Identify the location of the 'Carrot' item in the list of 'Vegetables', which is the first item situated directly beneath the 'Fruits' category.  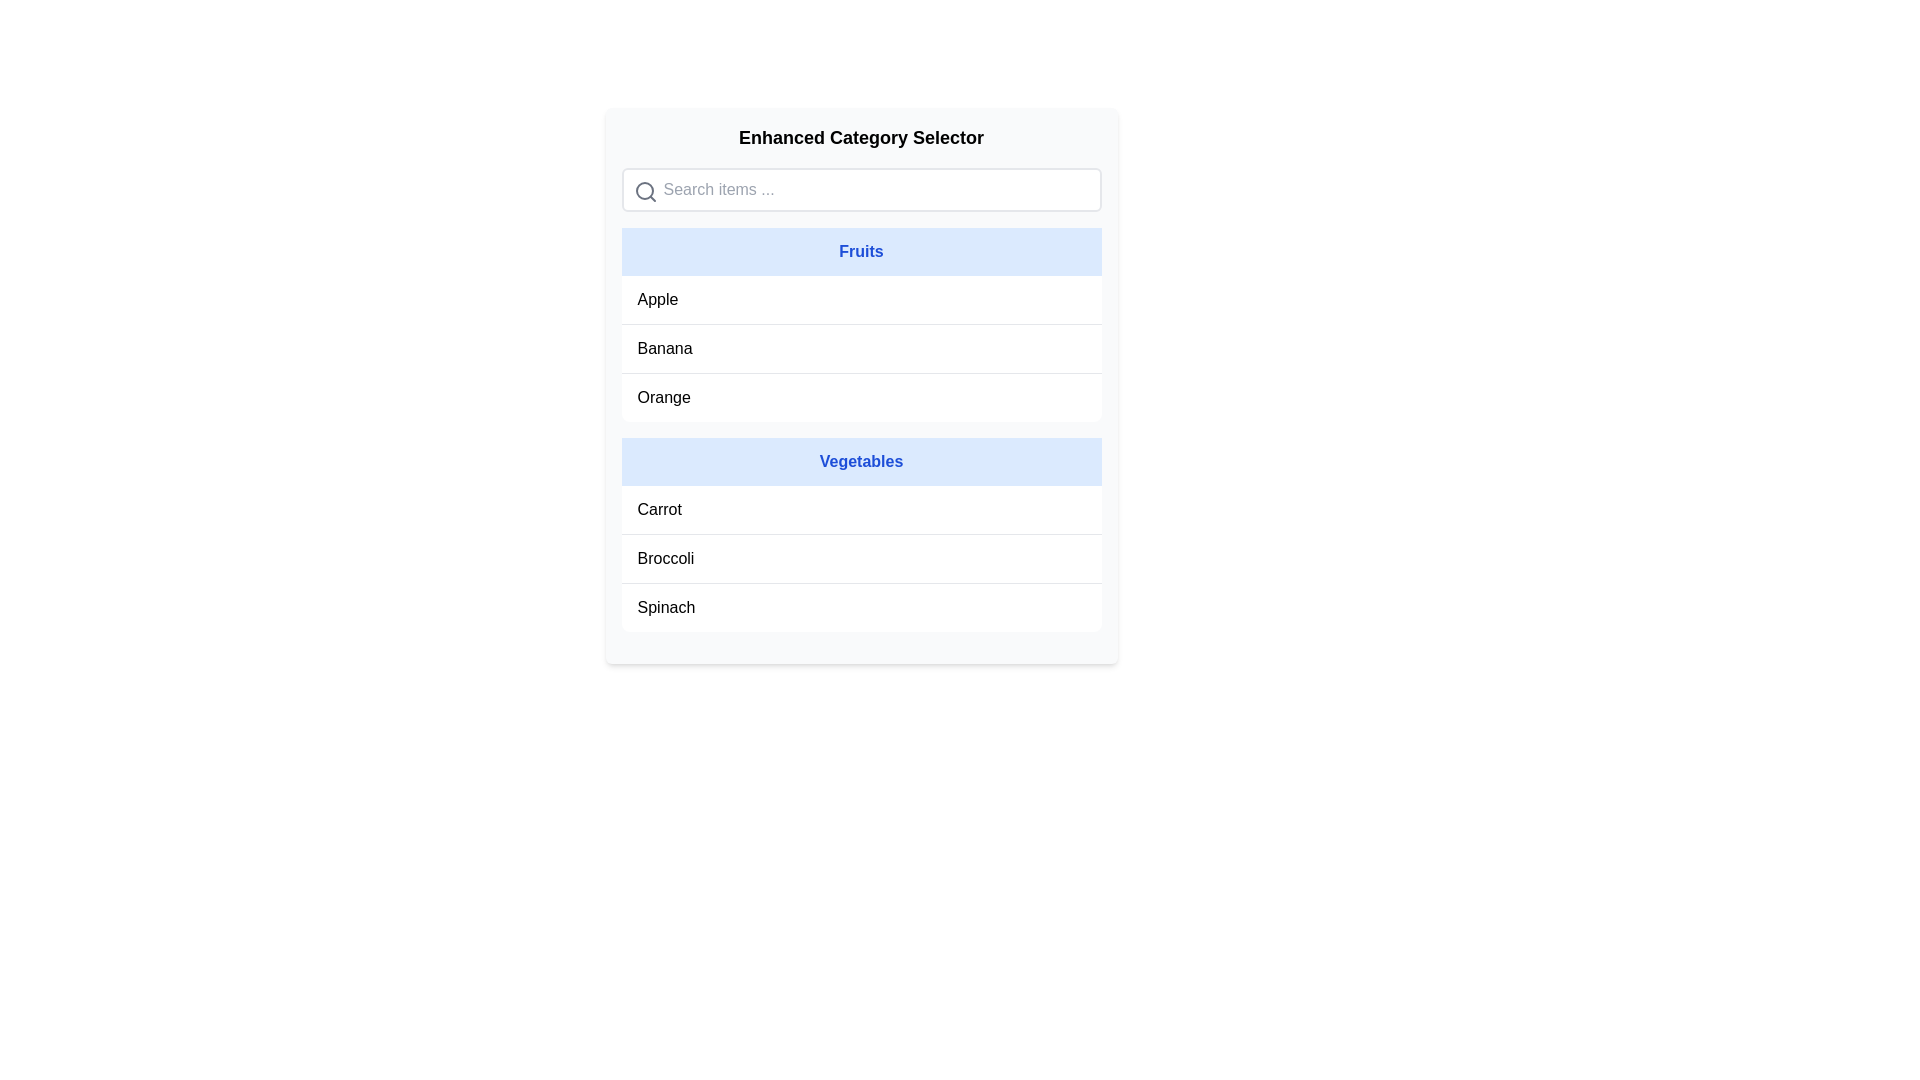
(861, 509).